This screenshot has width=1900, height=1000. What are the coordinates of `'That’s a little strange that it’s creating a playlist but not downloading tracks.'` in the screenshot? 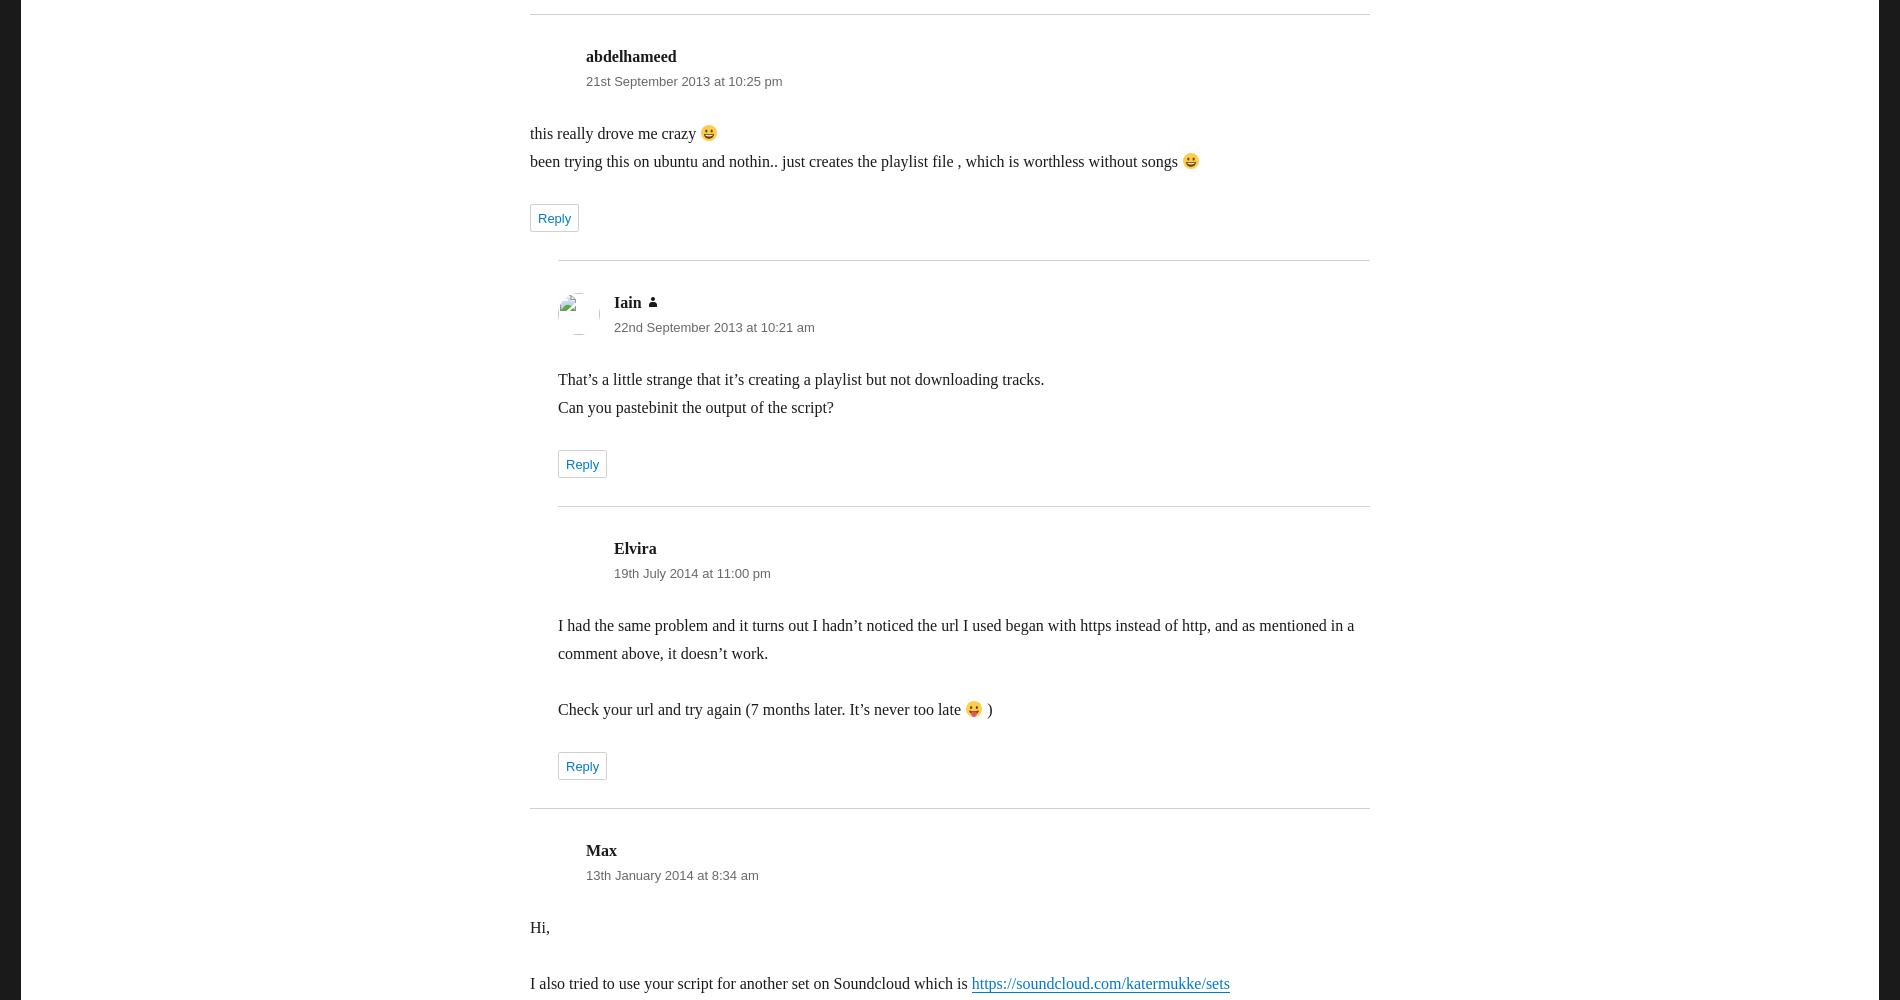 It's located at (800, 379).